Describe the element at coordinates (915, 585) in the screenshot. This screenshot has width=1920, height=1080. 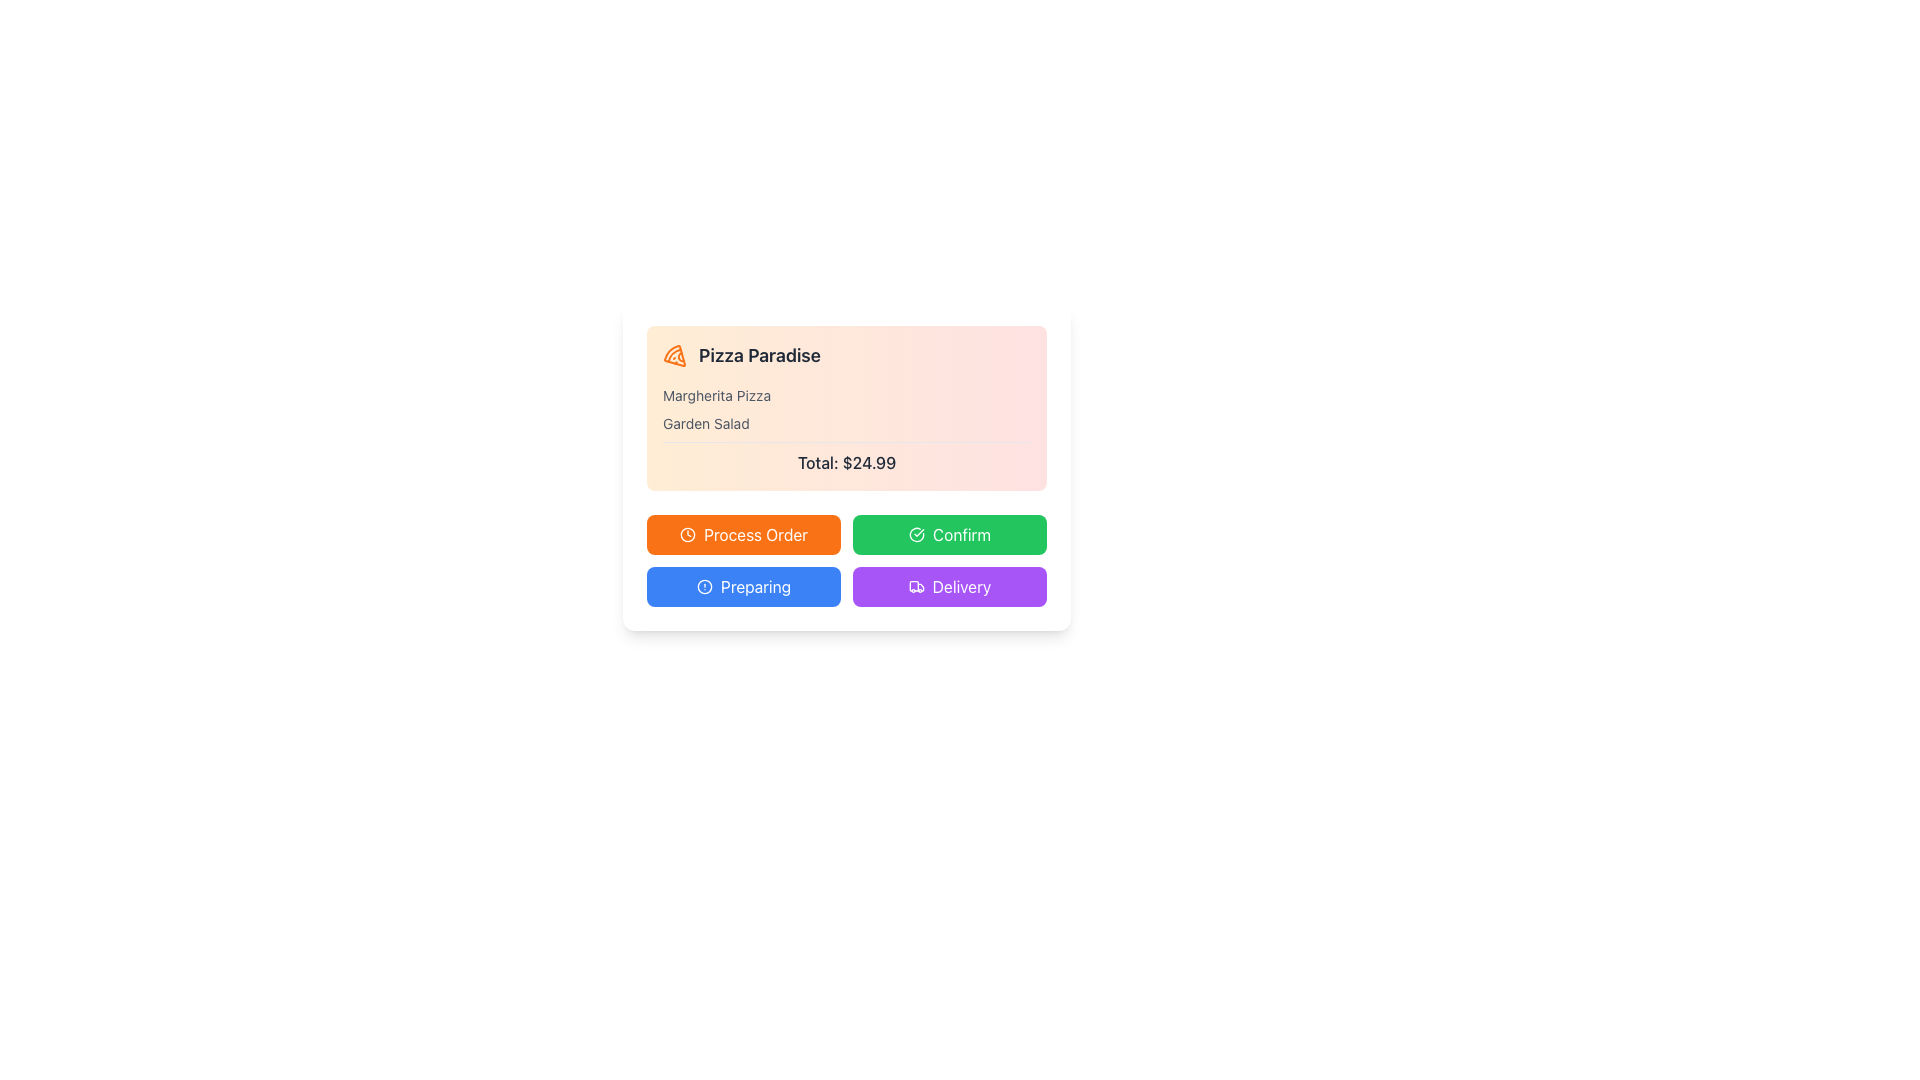
I see `the 'Delivery' button, which features a small white delivery truck icon on a purple background, located in the bottom right corner of a 2x2 grid of action buttons` at that location.